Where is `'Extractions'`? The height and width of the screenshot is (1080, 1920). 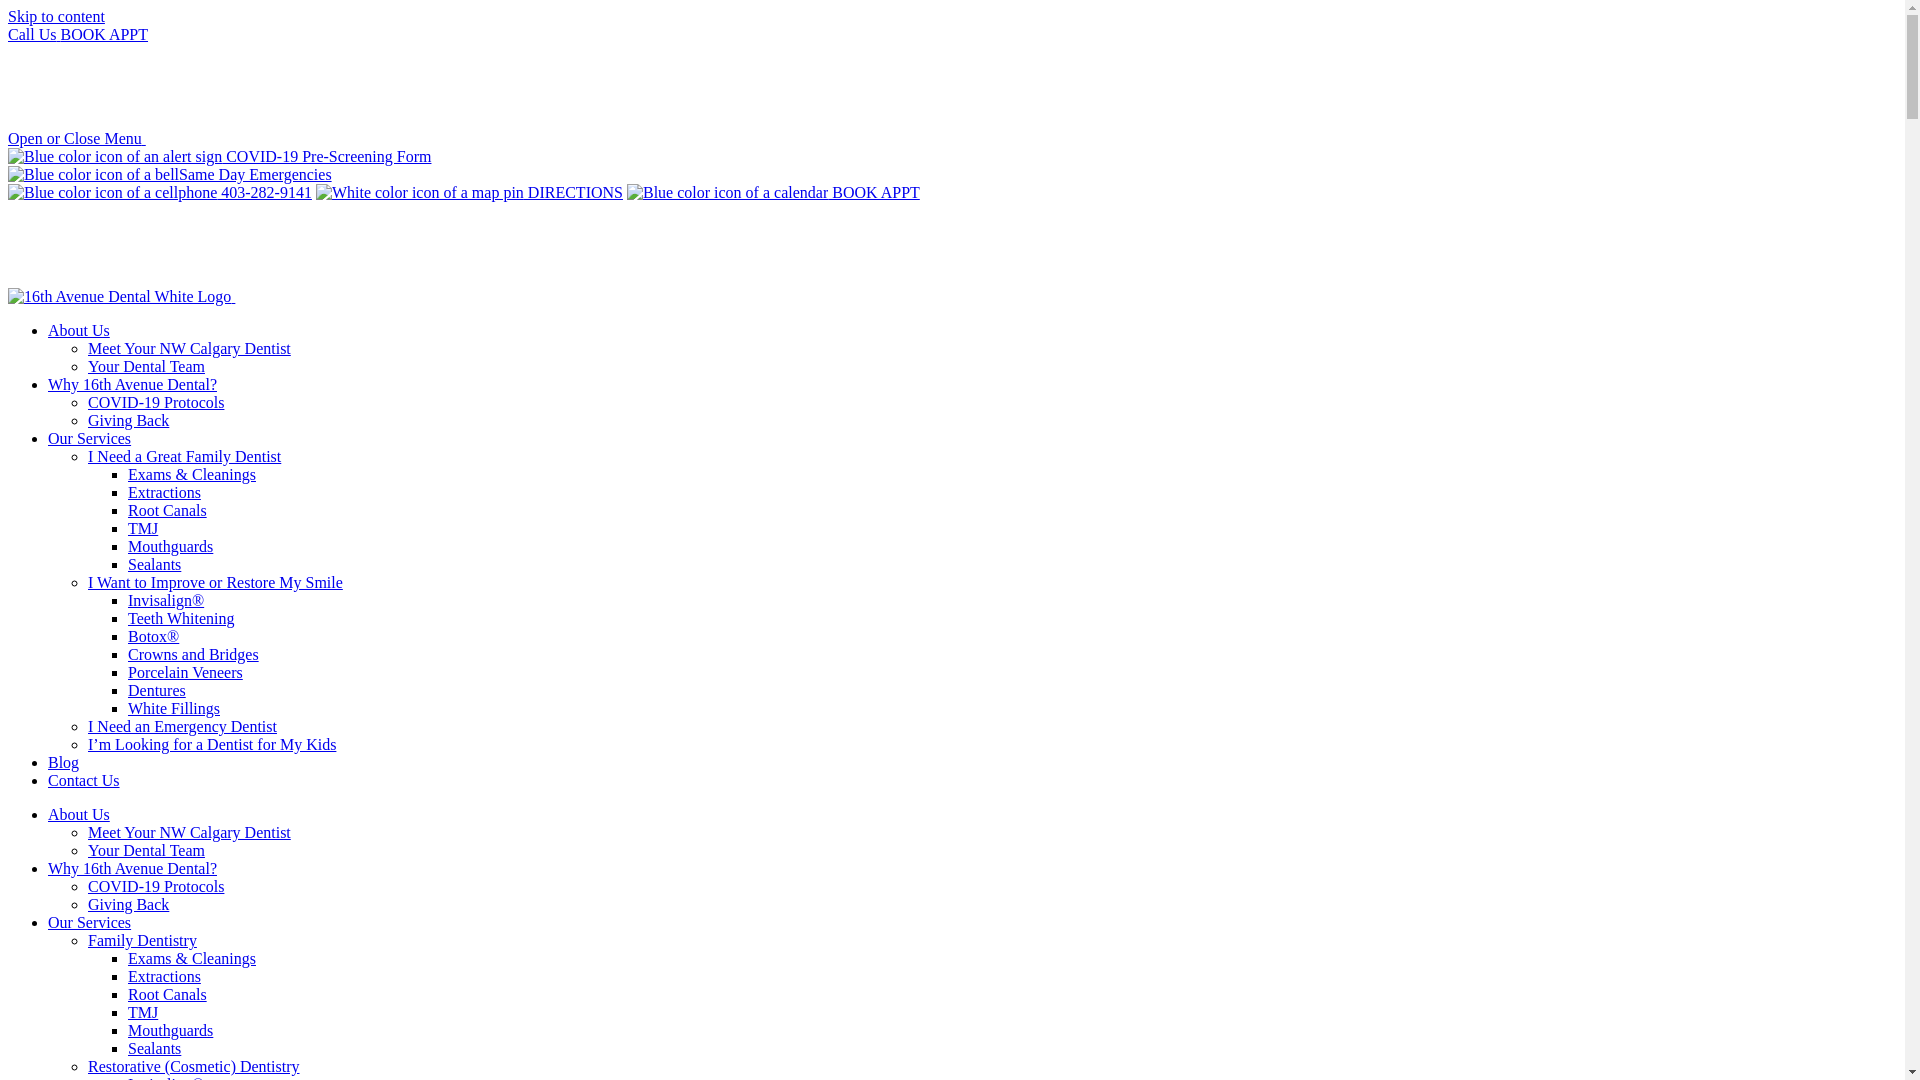 'Extractions' is located at coordinates (164, 975).